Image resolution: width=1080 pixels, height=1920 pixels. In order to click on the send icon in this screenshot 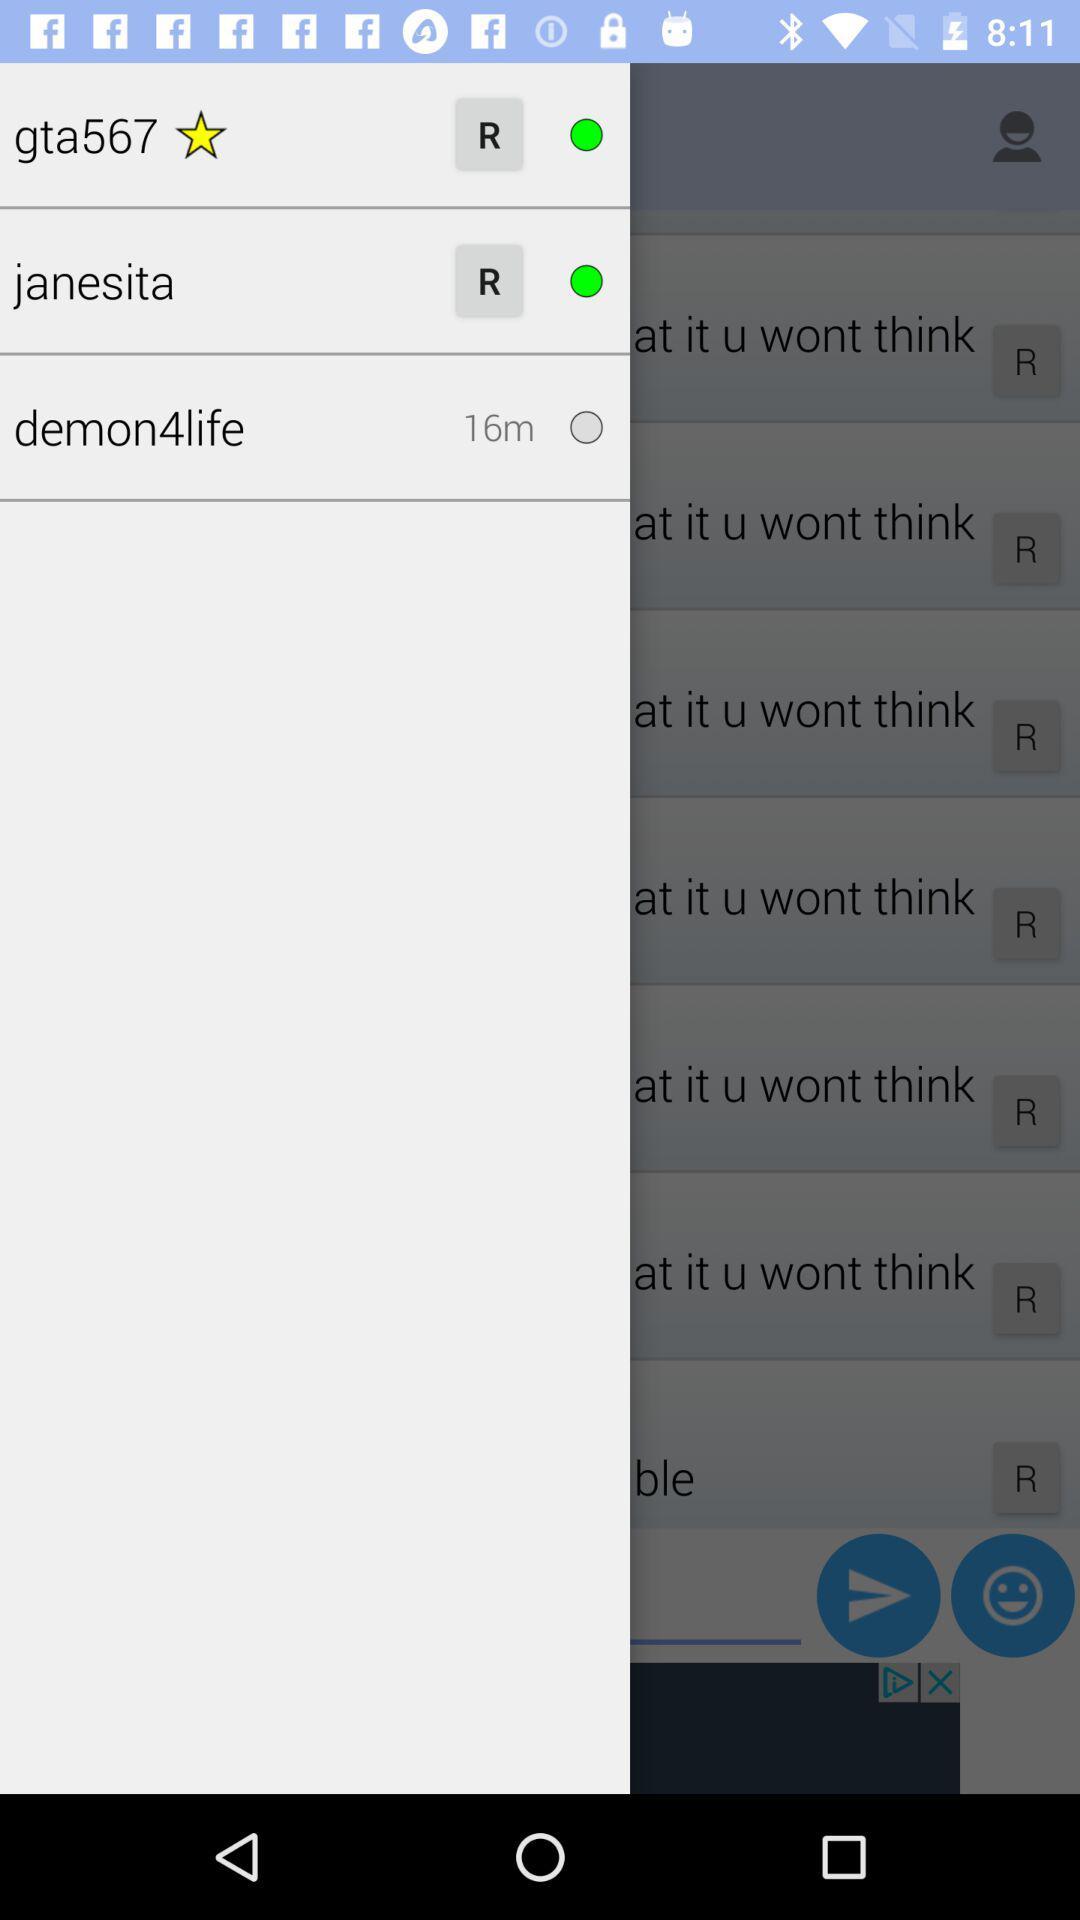, I will do `click(877, 1594)`.